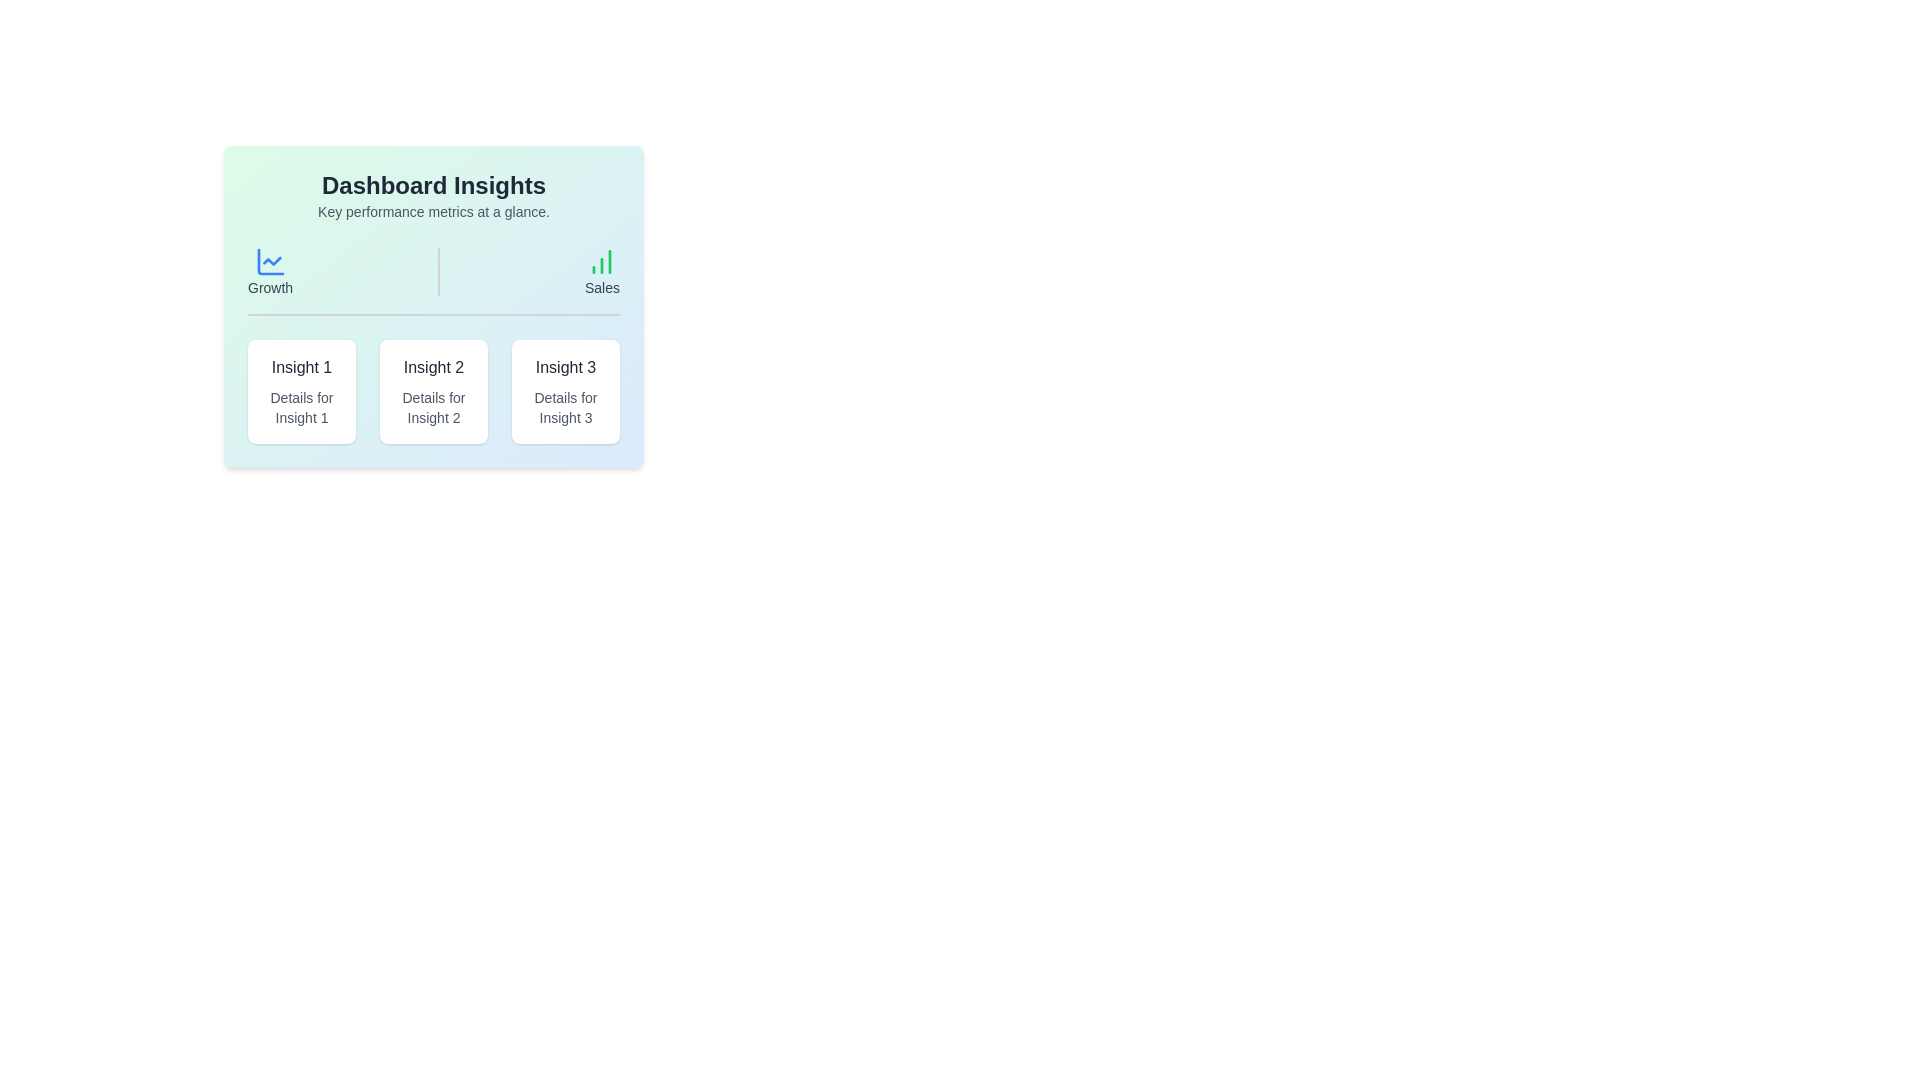  Describe the element at coordinates (269, 261) in the screenshot. I see `the blue line chart icon located in the 'Growth' section, which is positioned above the 'Growth' label text and aligned to the left of the 'Sales' section` at that location.